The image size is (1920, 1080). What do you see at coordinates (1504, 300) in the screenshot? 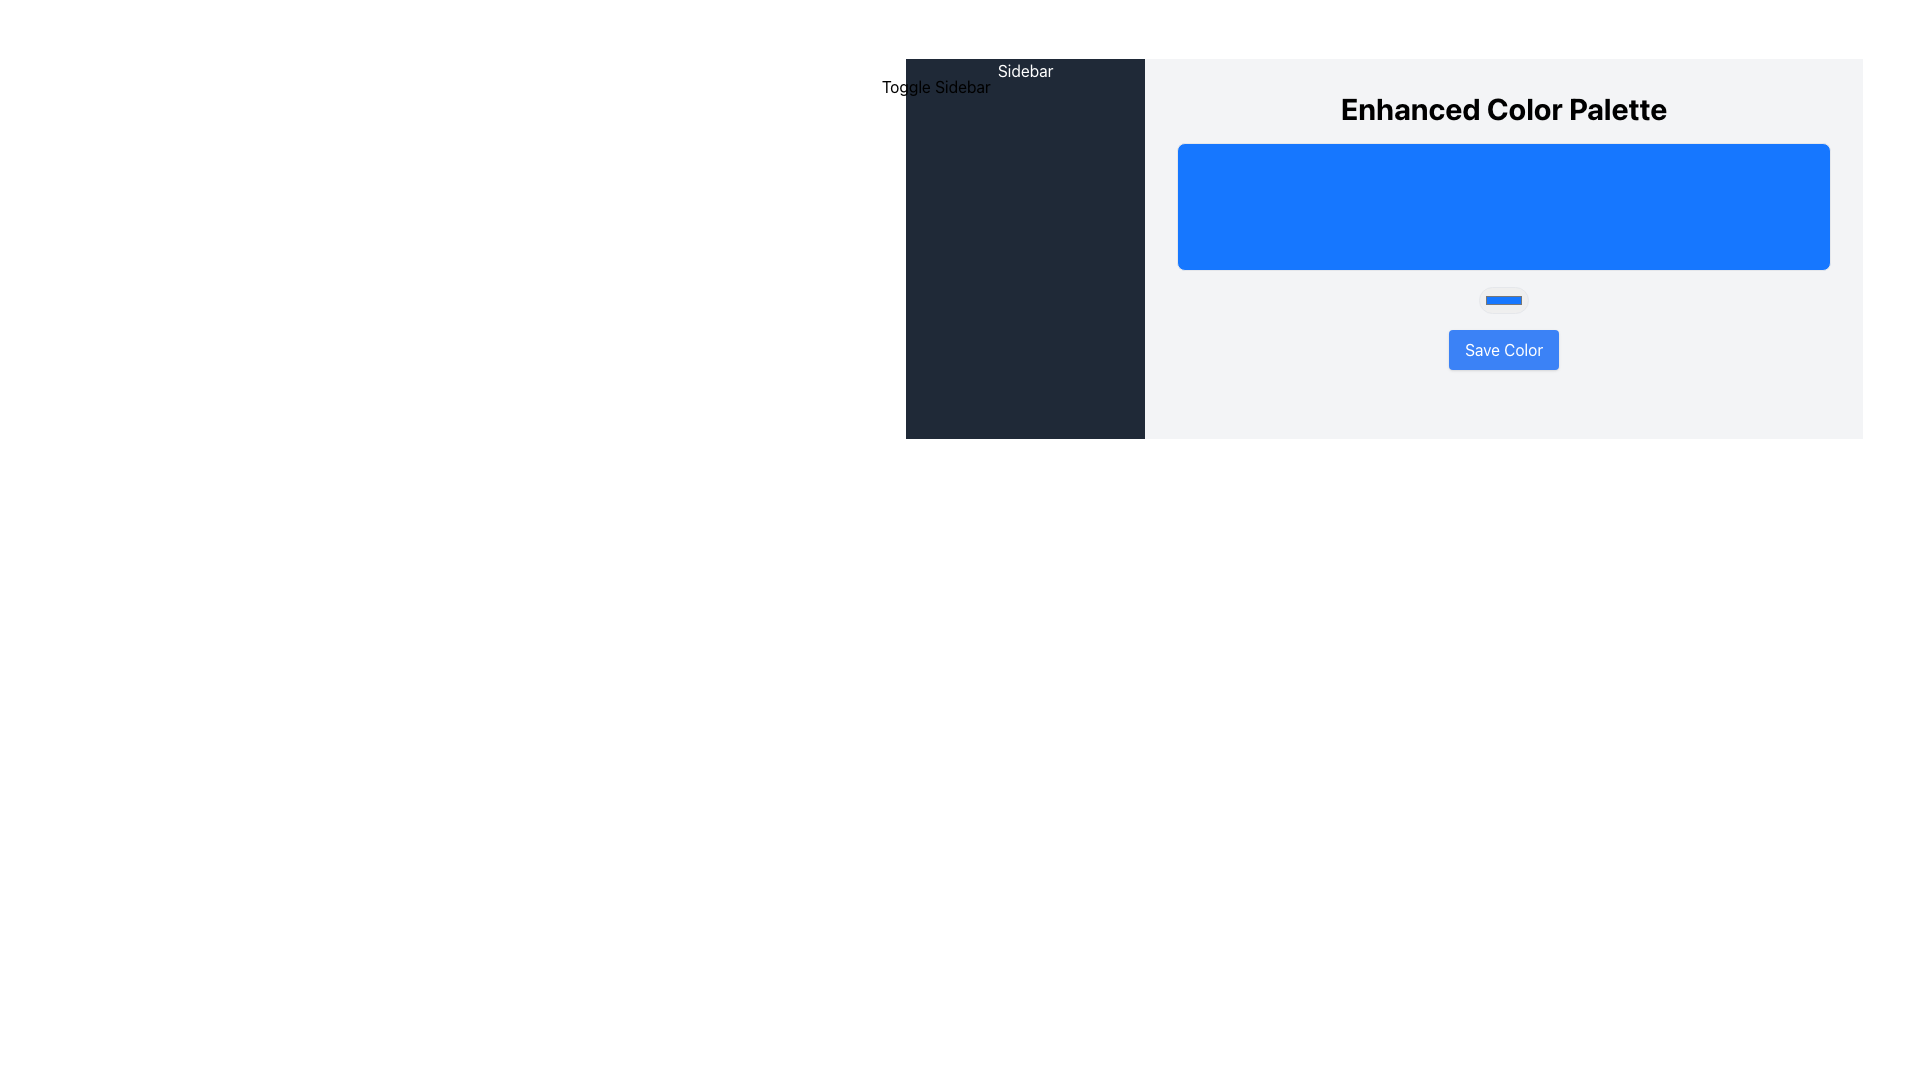
I see `the color picker button located under the large blue rectangle and above the 'Save Color' button` at bounding box center [1504, 300].